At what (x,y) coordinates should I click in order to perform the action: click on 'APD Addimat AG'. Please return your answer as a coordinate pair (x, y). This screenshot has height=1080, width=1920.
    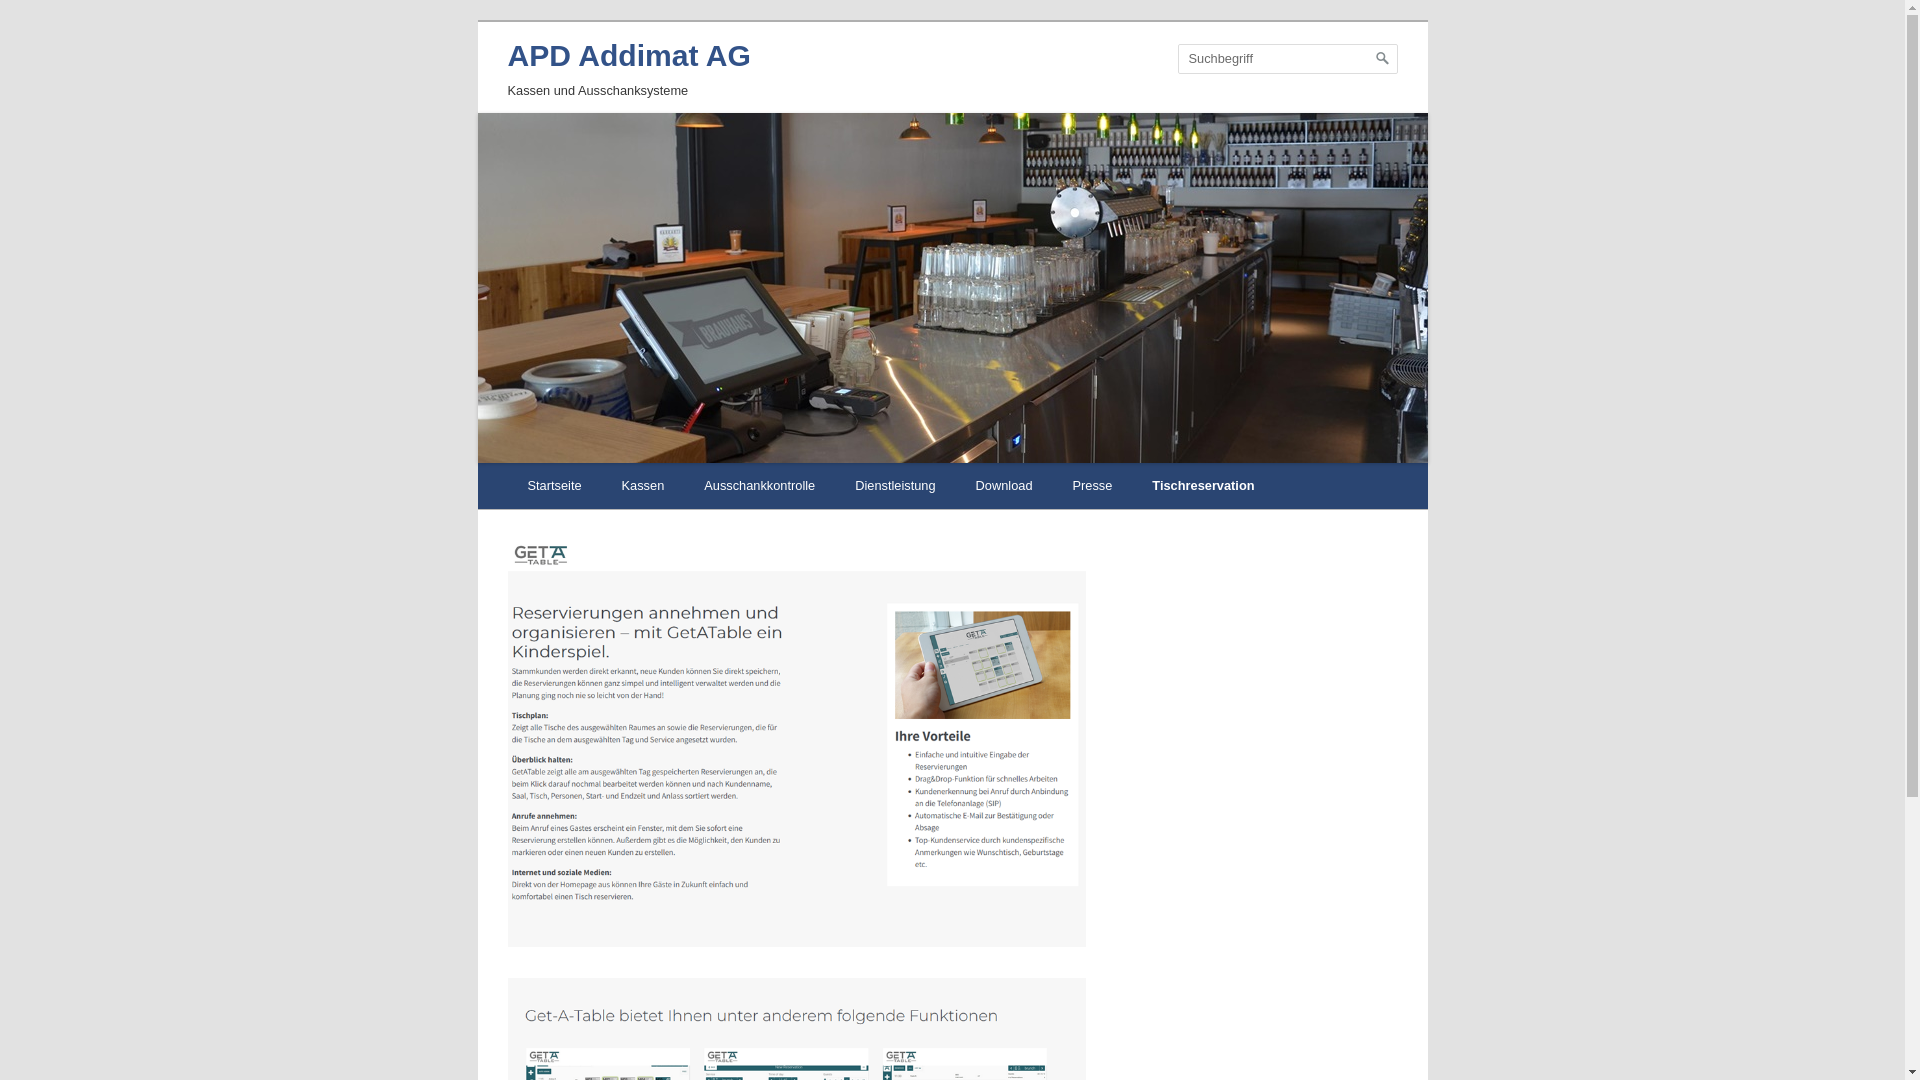
    Looking at the image, I should click on (628, 54).